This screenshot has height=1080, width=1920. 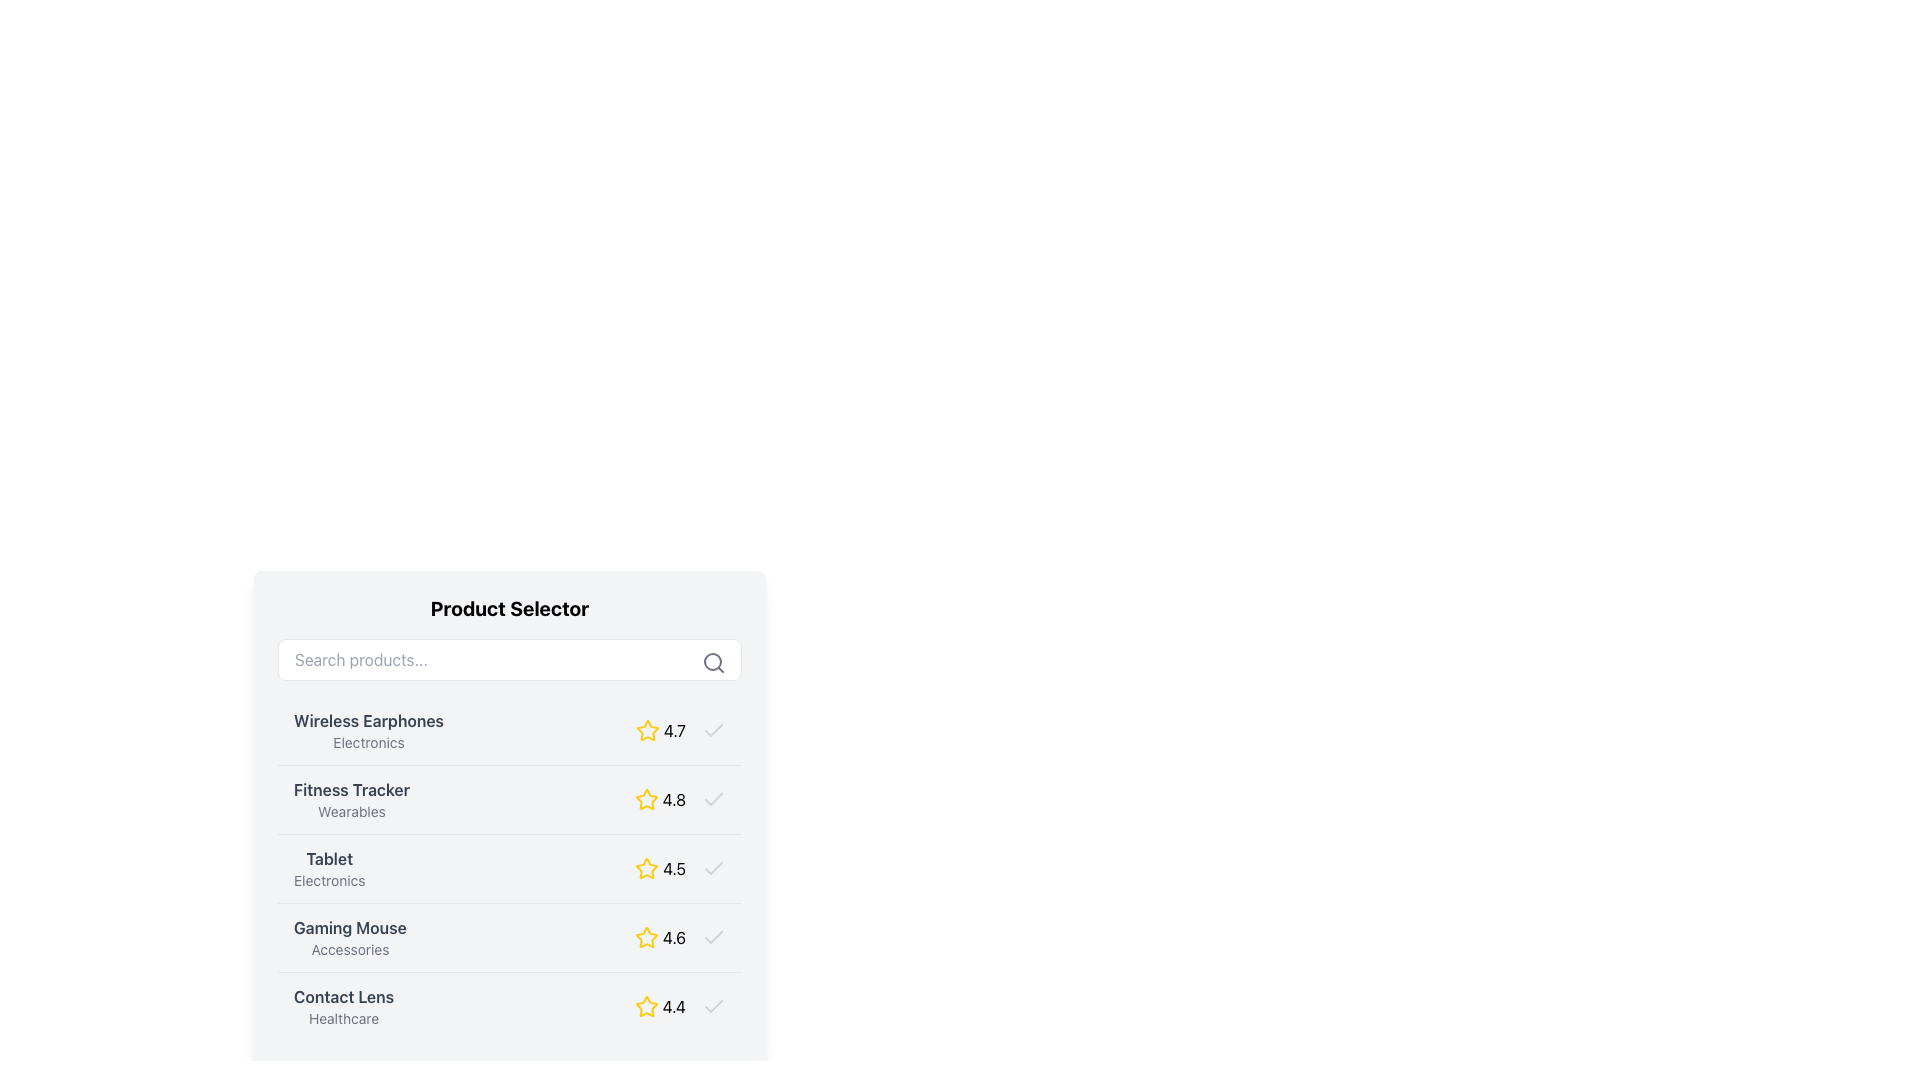 I want to click on the Text label that identifies the product category as 'Tablet' within the vertically stacked list under 'Product Selector', so click(x=329, y=867).